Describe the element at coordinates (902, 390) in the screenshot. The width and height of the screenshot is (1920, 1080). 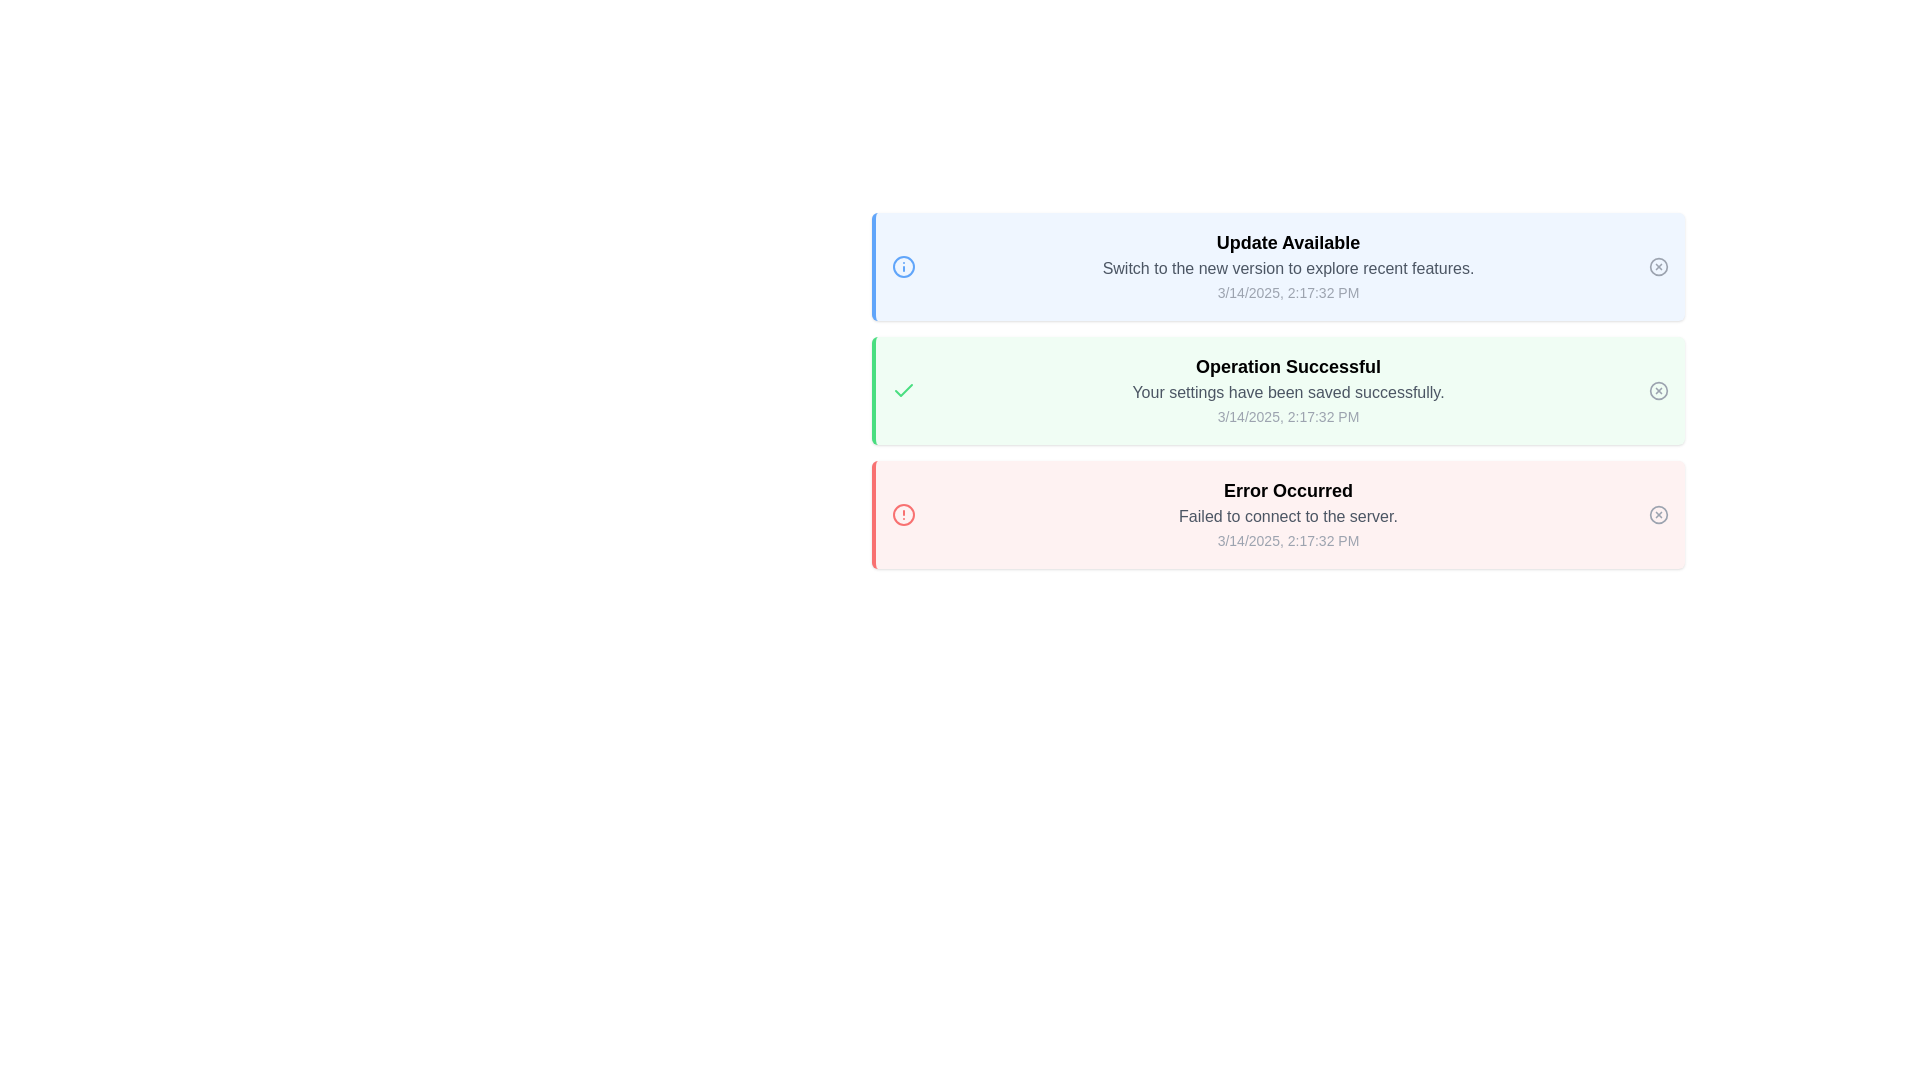
I see `the decorative vector graphic icon located in the second notification box labeled 'Operation Successful', which is positioned to the left of the textual content` at that location.